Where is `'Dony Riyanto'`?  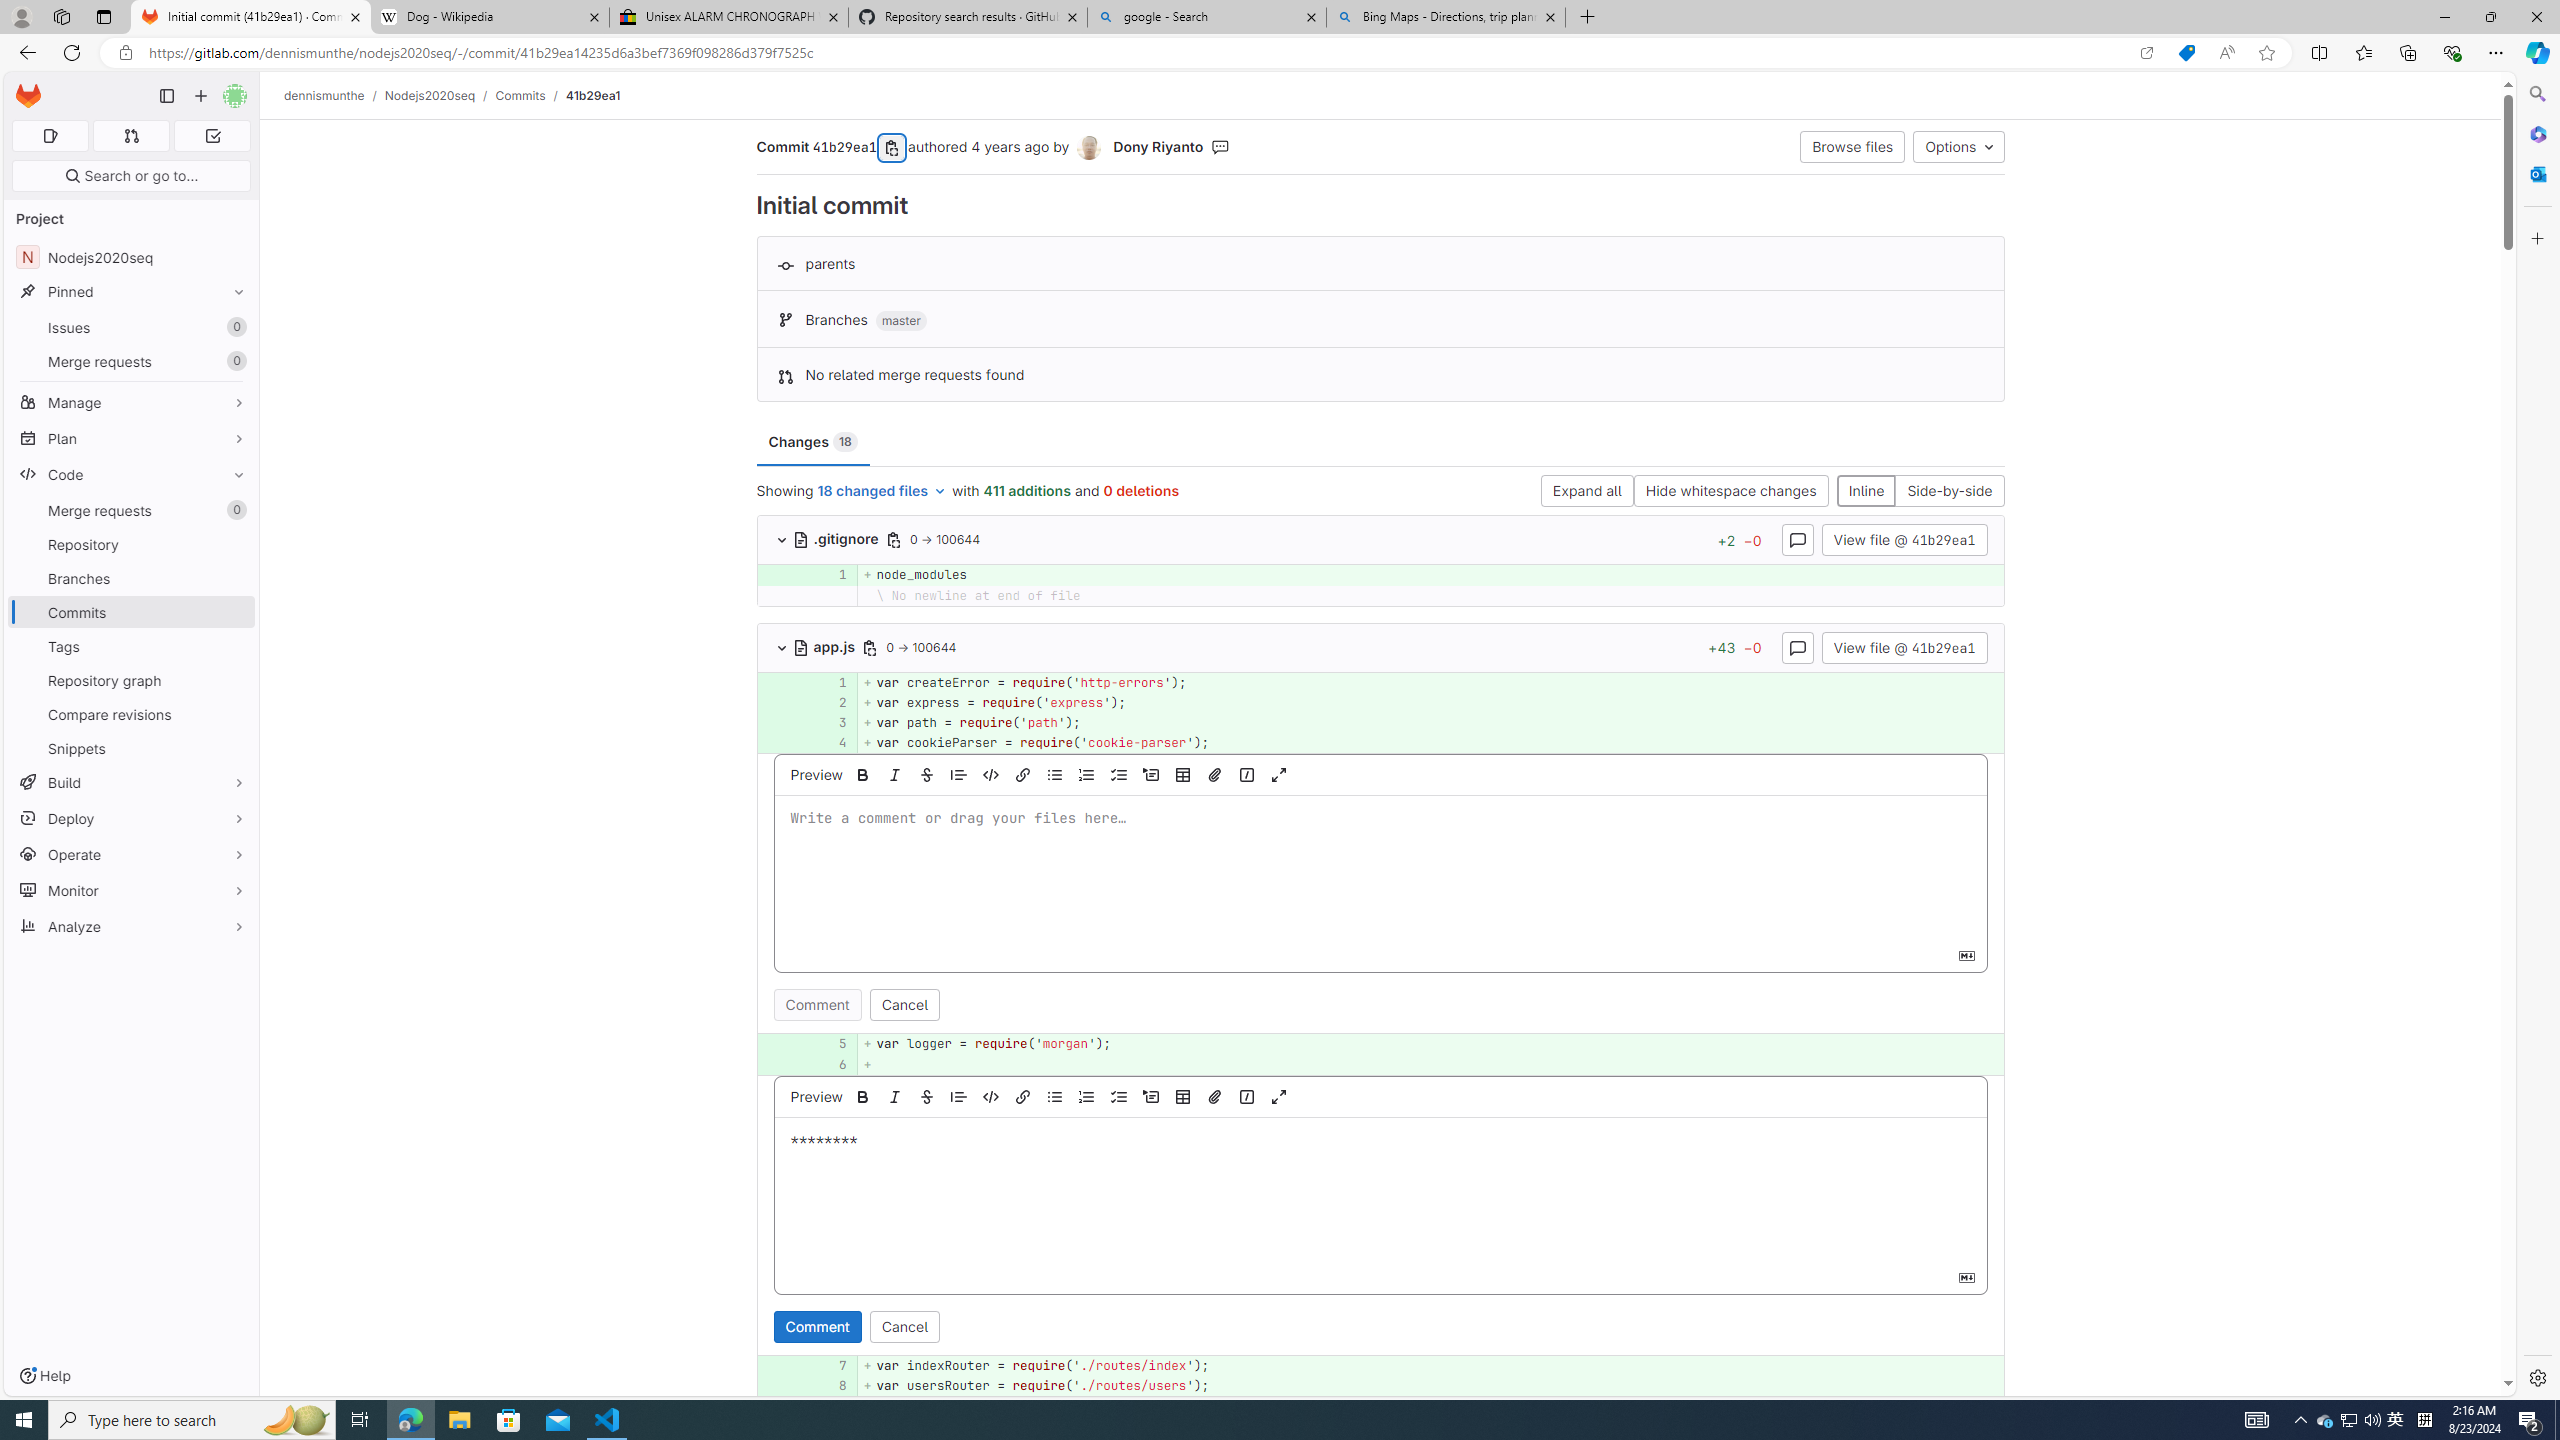
'Dony Riyanto' is located at coordinates (1091, 148).